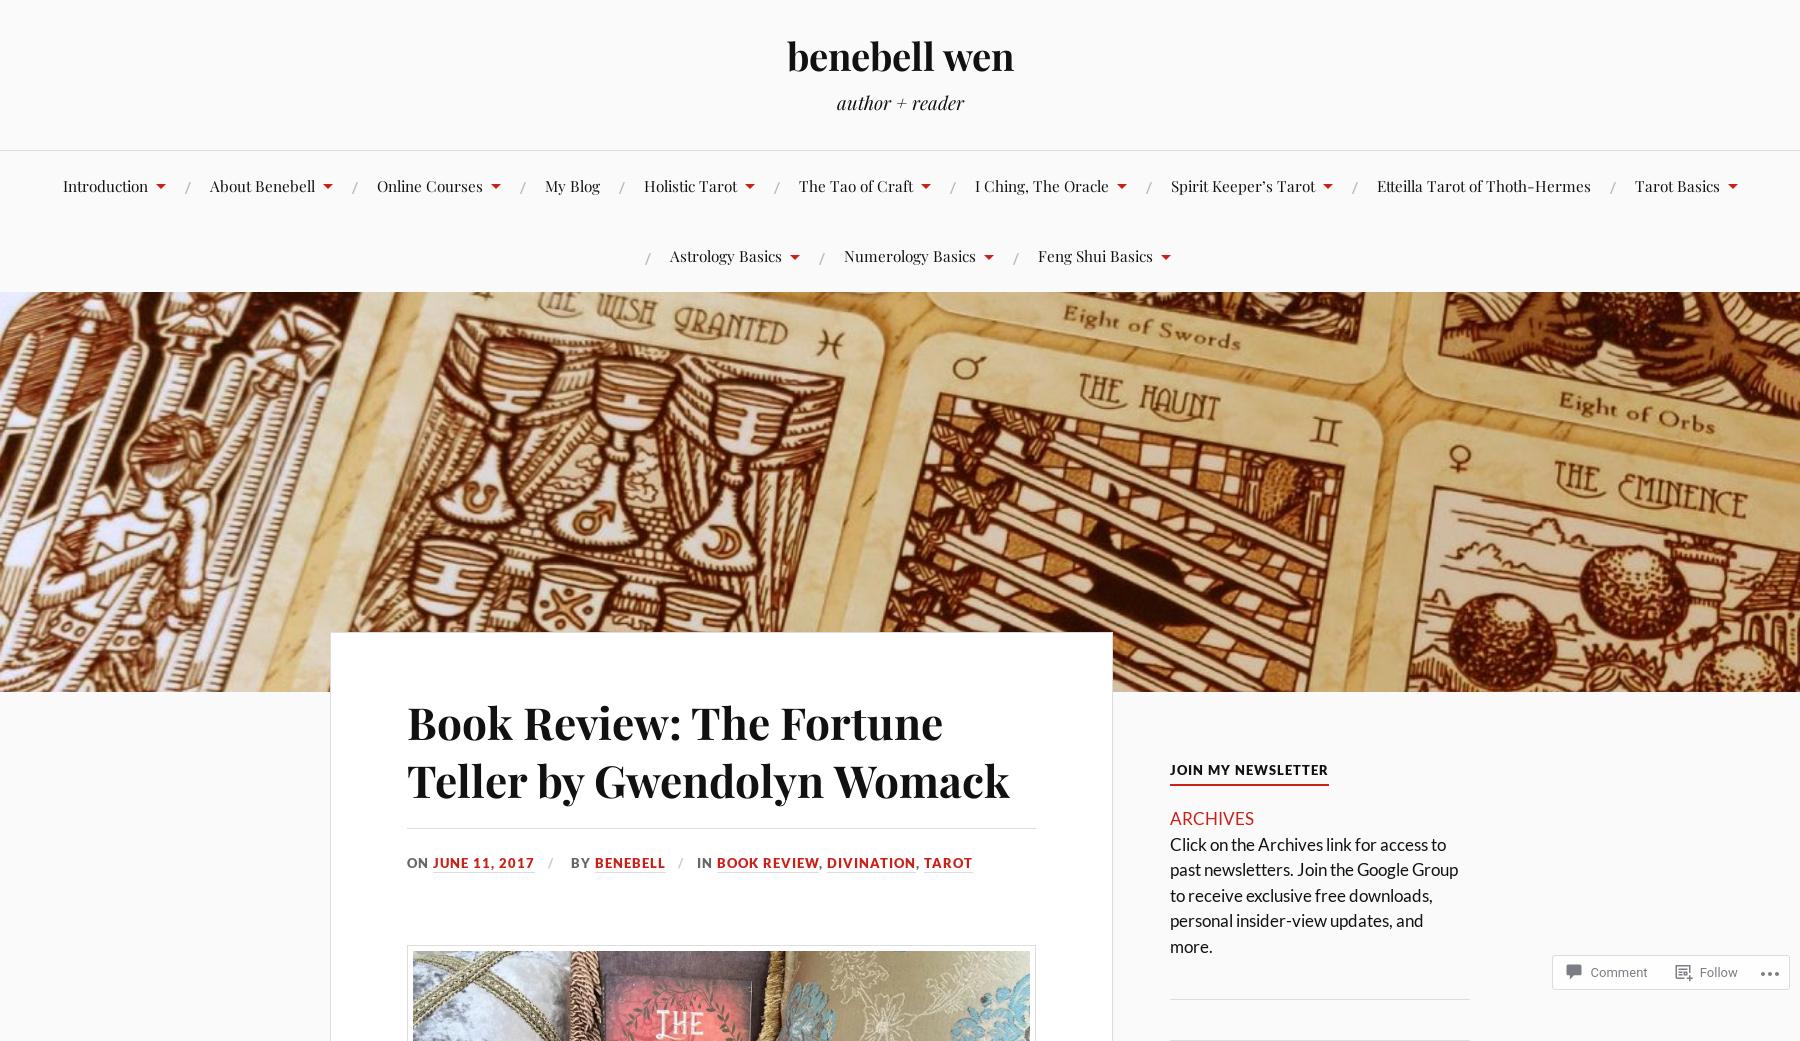 This screenshot has height=1041, width=1800. I want to click on 'ARCHIVES', so click(1210, 818).